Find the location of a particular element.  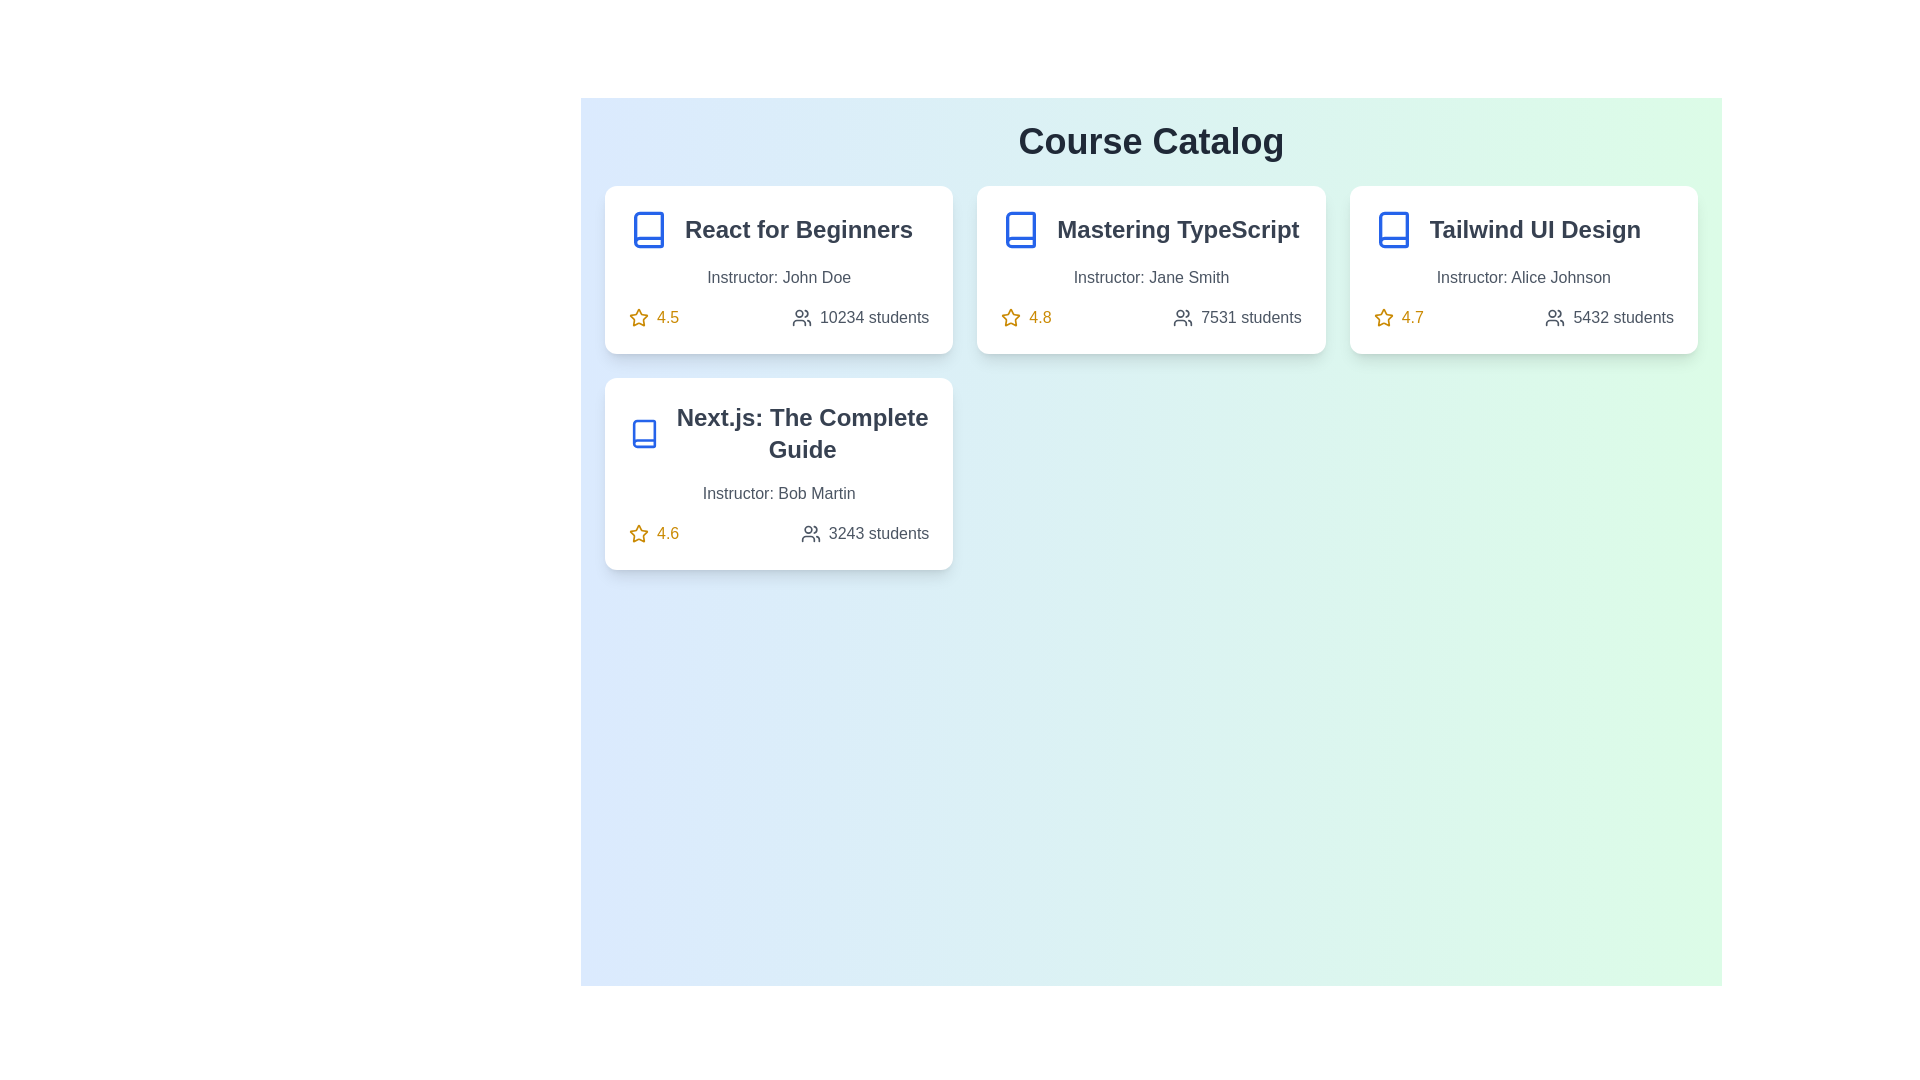

the golden star icon with a hollow center, which denotes ratings for the course 'Next.js: The Complete Guide.' is located at coordinates (637, 316).